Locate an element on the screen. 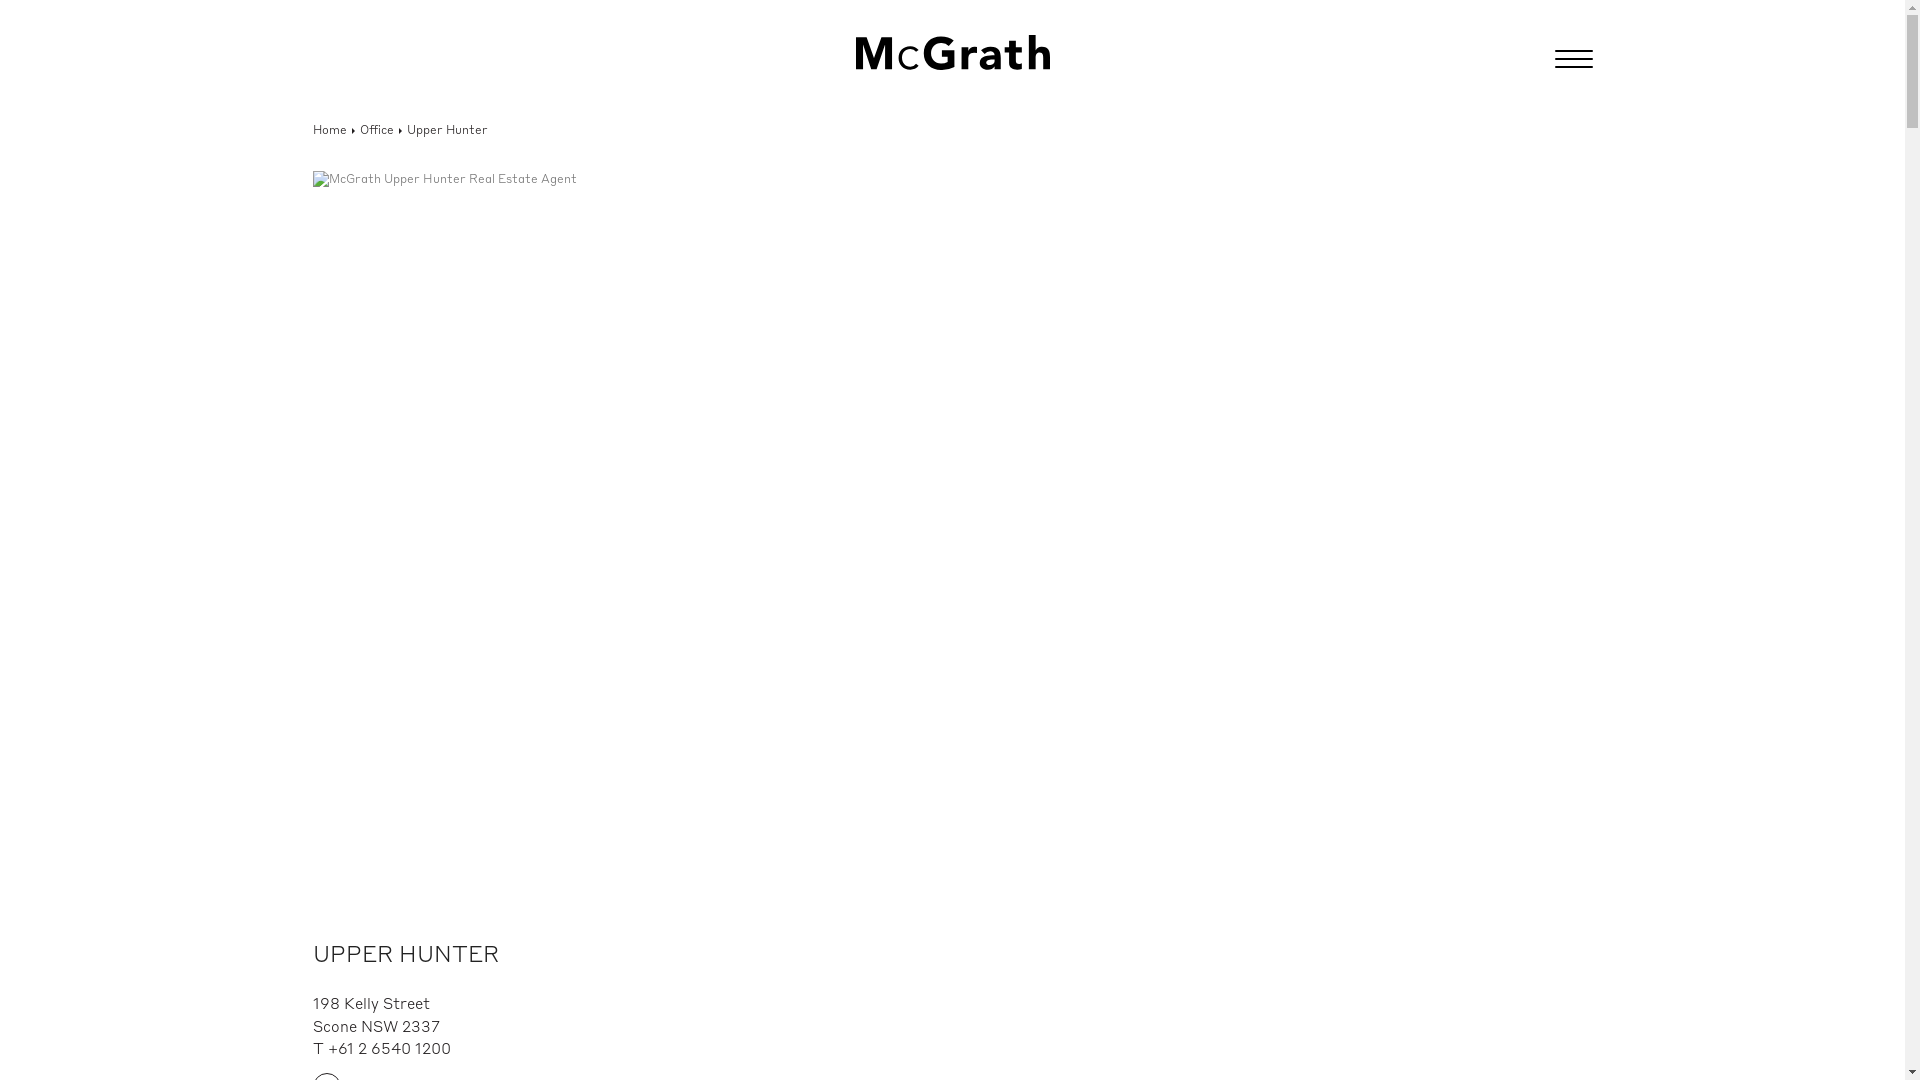  'Upper Hunter' is located at coordinates (405, 131).